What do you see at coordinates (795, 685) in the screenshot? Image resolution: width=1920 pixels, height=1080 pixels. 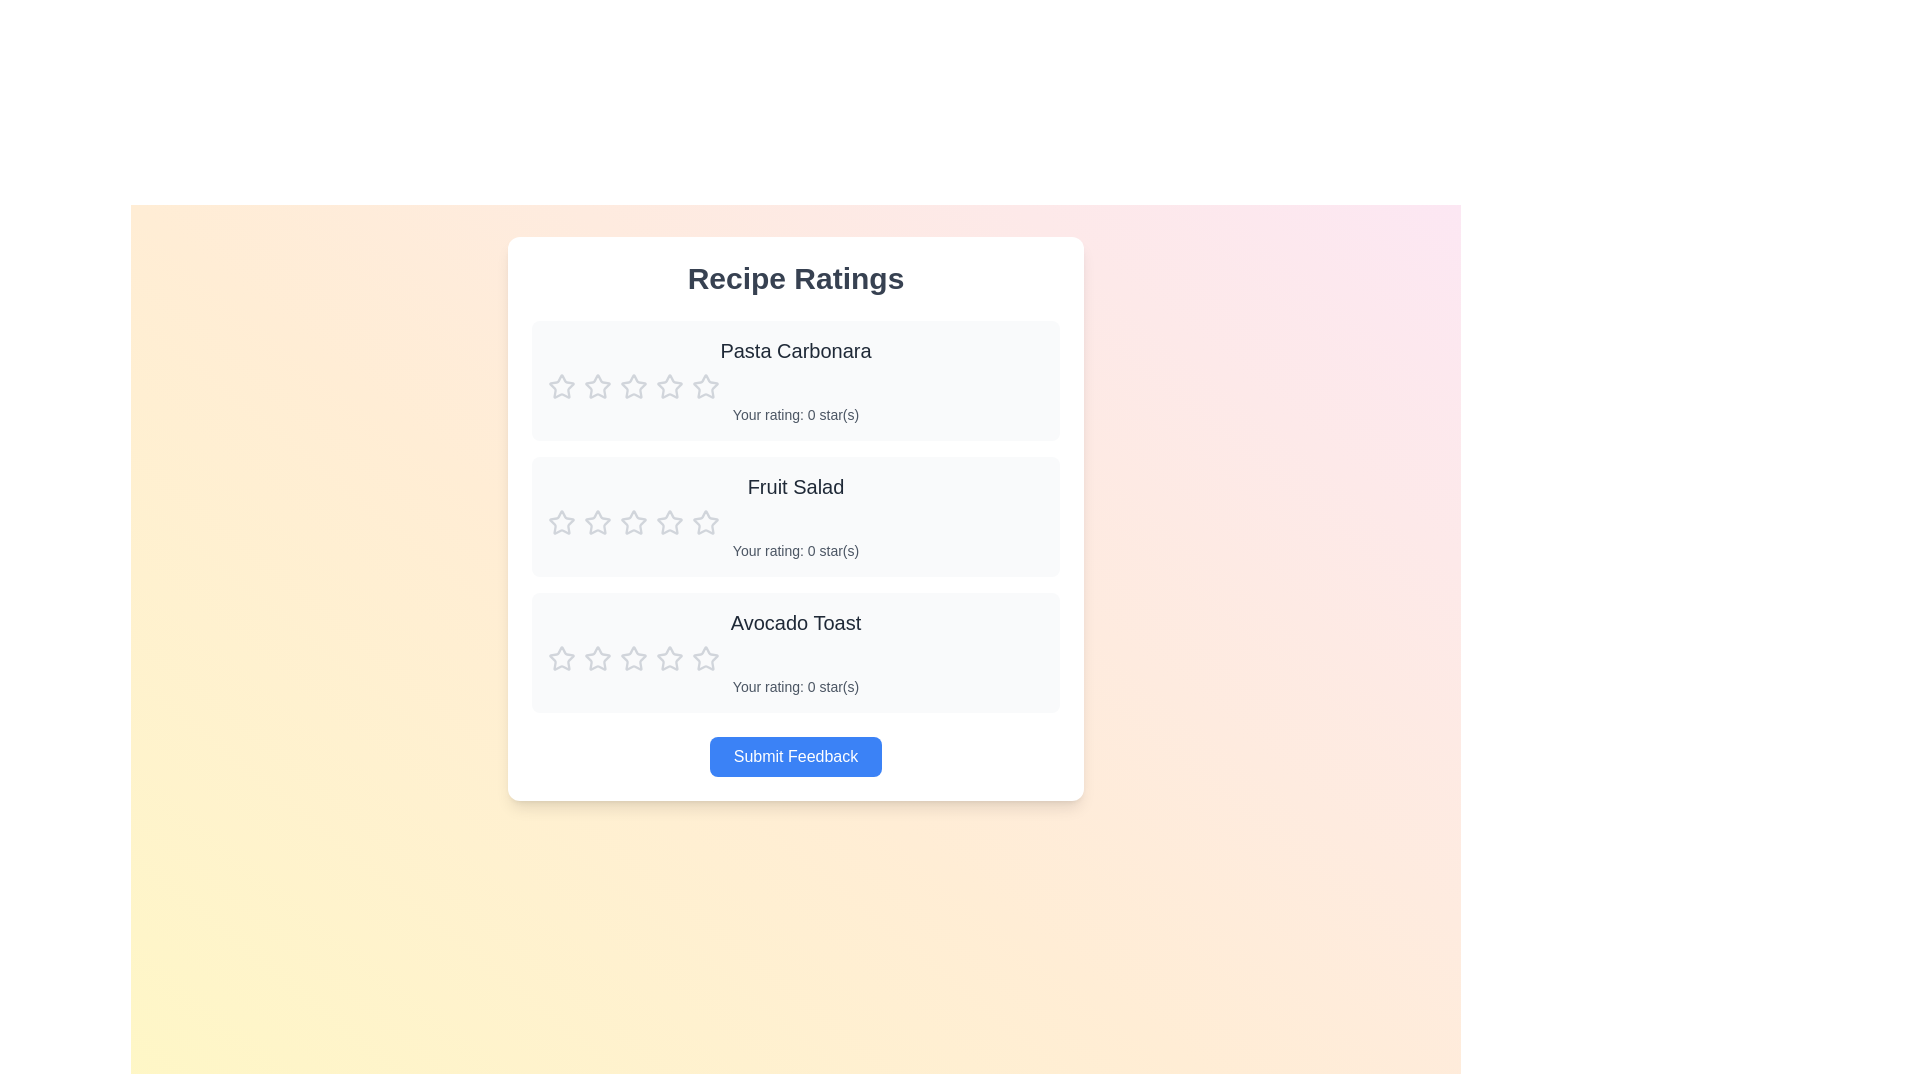 I see `the static text label displaying the current rating for 'Avocado Toast' located at the bottom of the card, centered below the star rating elements` at bounding box center [795, 685].